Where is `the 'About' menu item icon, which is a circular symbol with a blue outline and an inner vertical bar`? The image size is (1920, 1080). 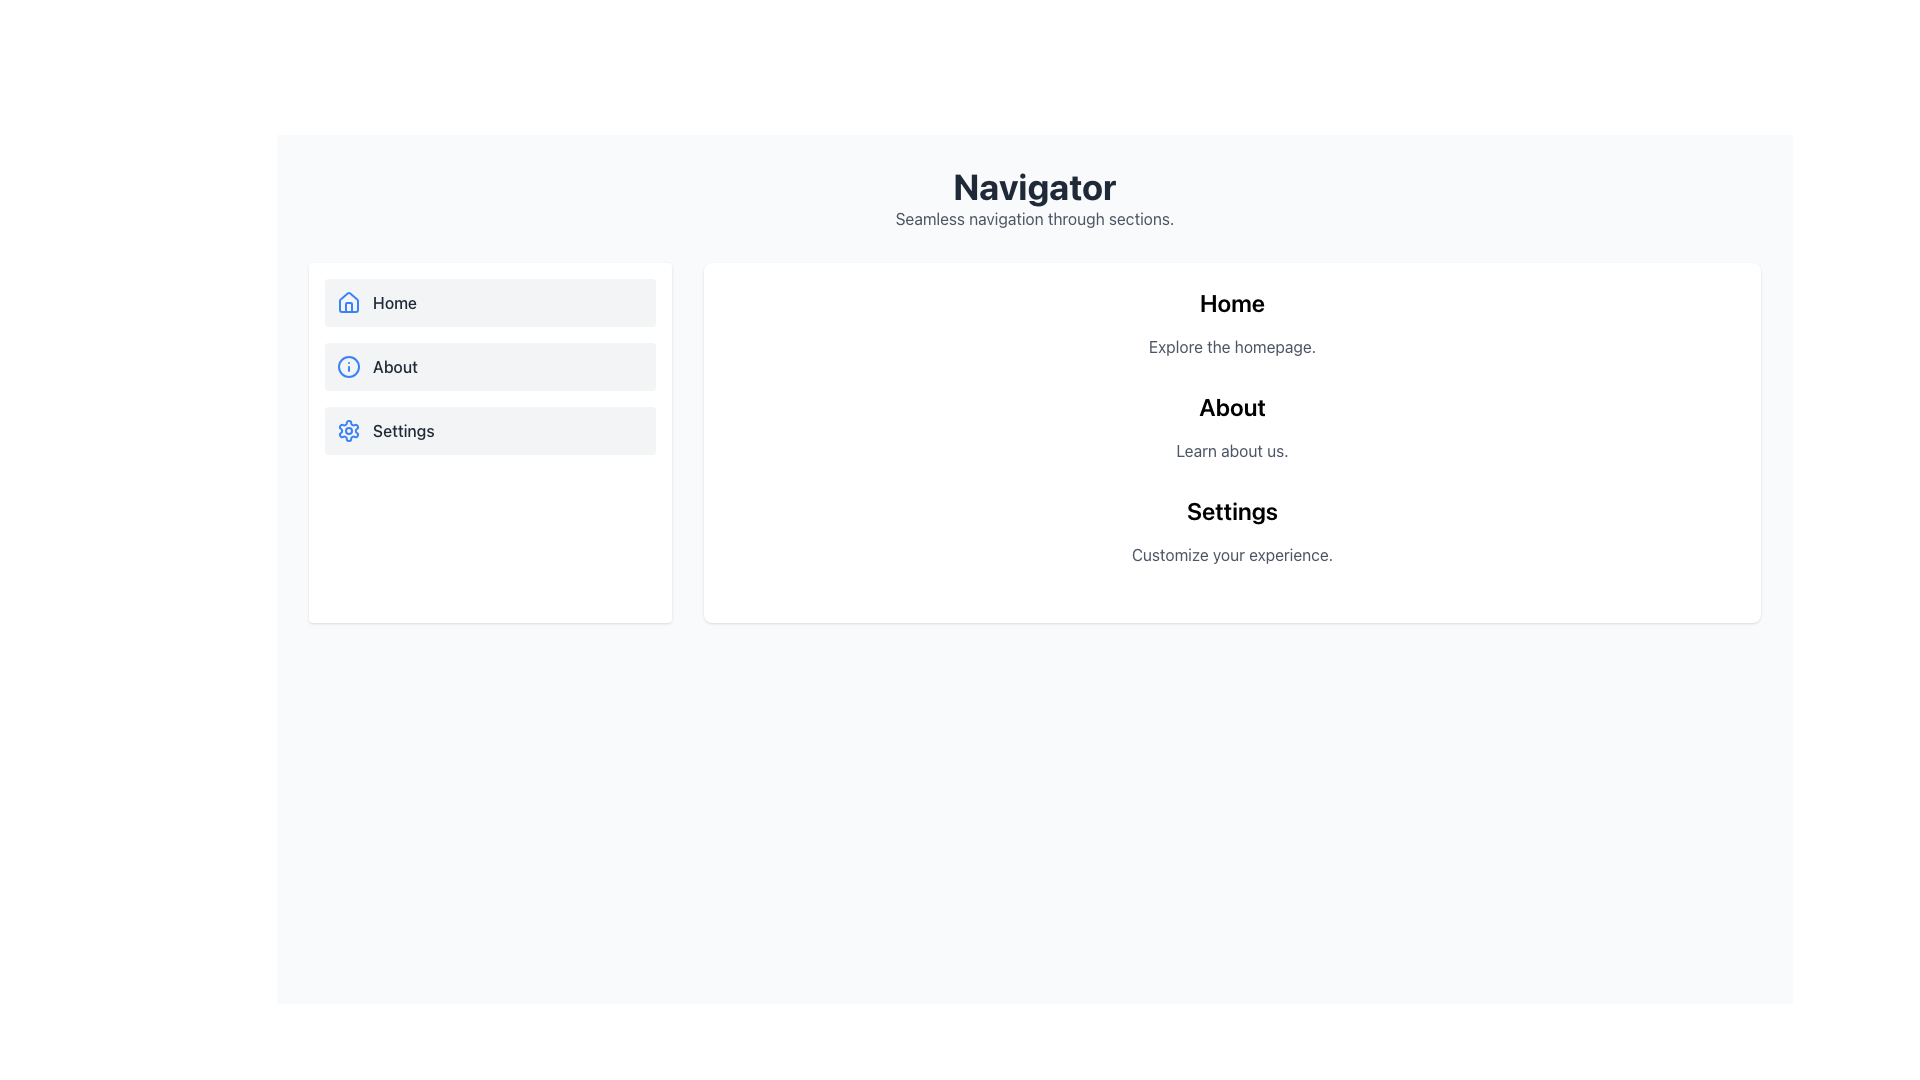 the 'About' menu item icon, which is a circular symbol with a blue outline and an inner vertical bar is located at coordinates (349, 366).